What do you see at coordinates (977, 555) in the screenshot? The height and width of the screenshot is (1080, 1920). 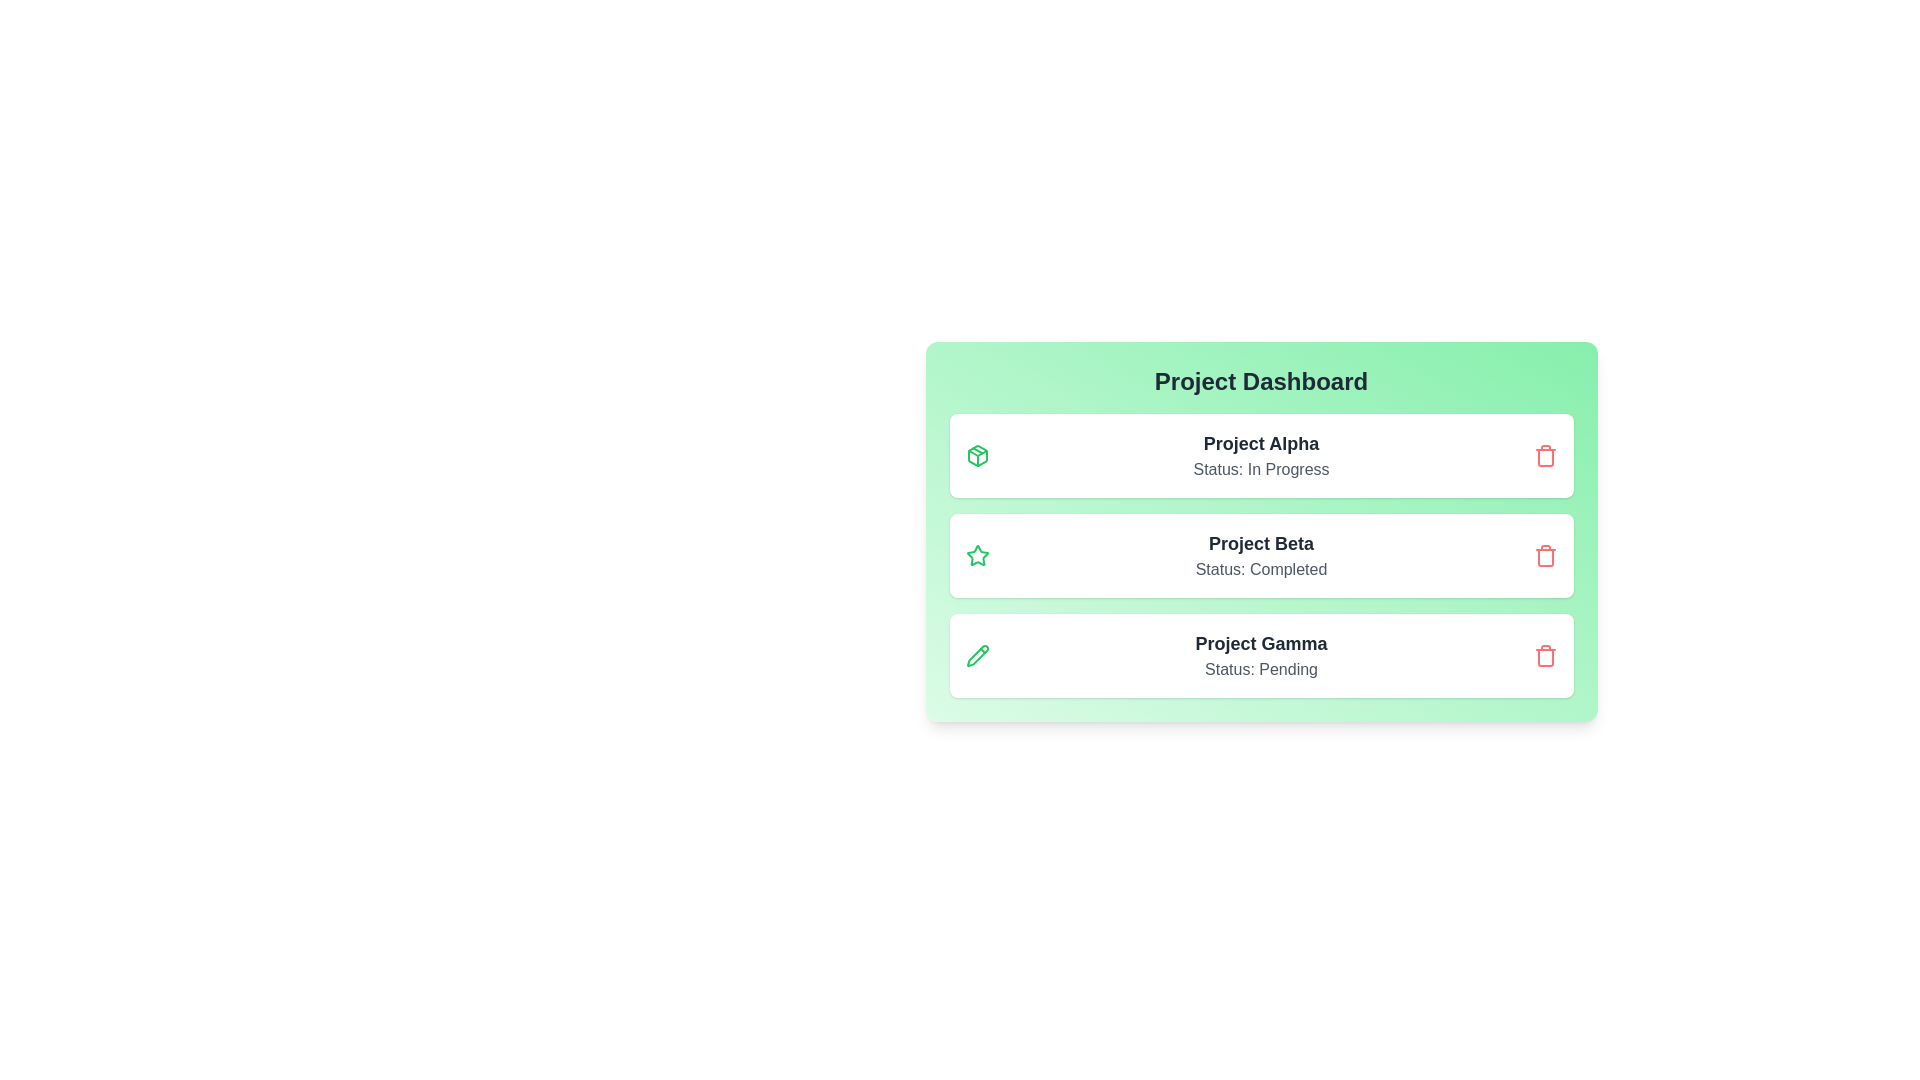 I see `the icon associated with Project Beta` at bounding box center [977, 555].